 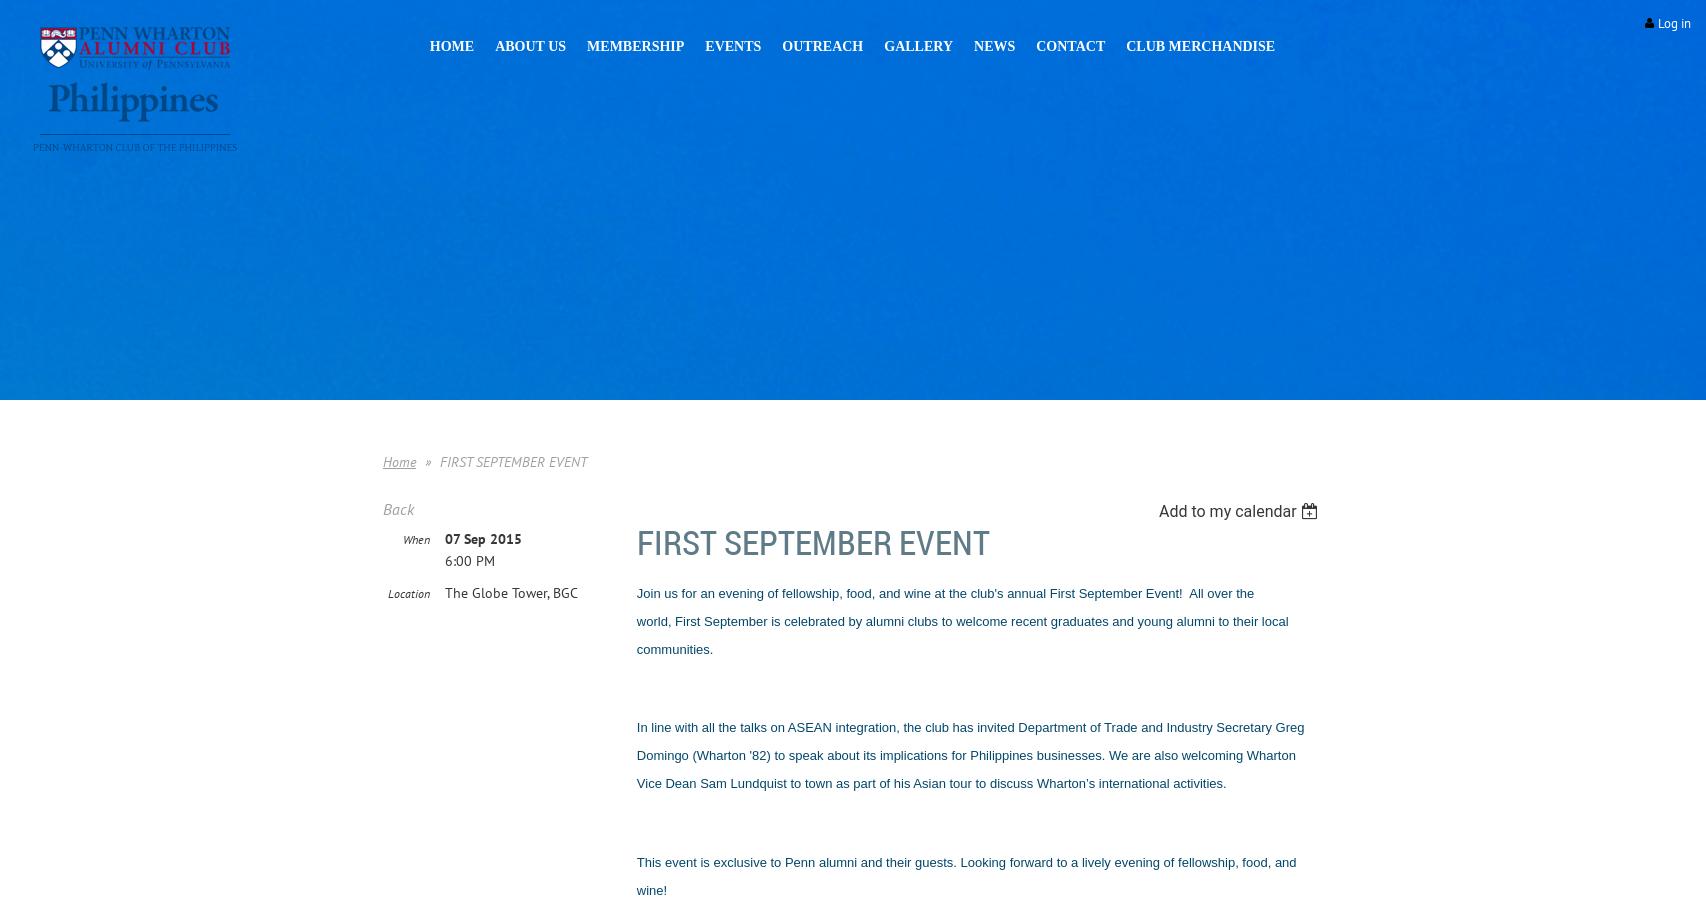 What do you see at coordinates (529, 46) in the screenshot?
I see `'About us'` at bounding box center [529, 46].